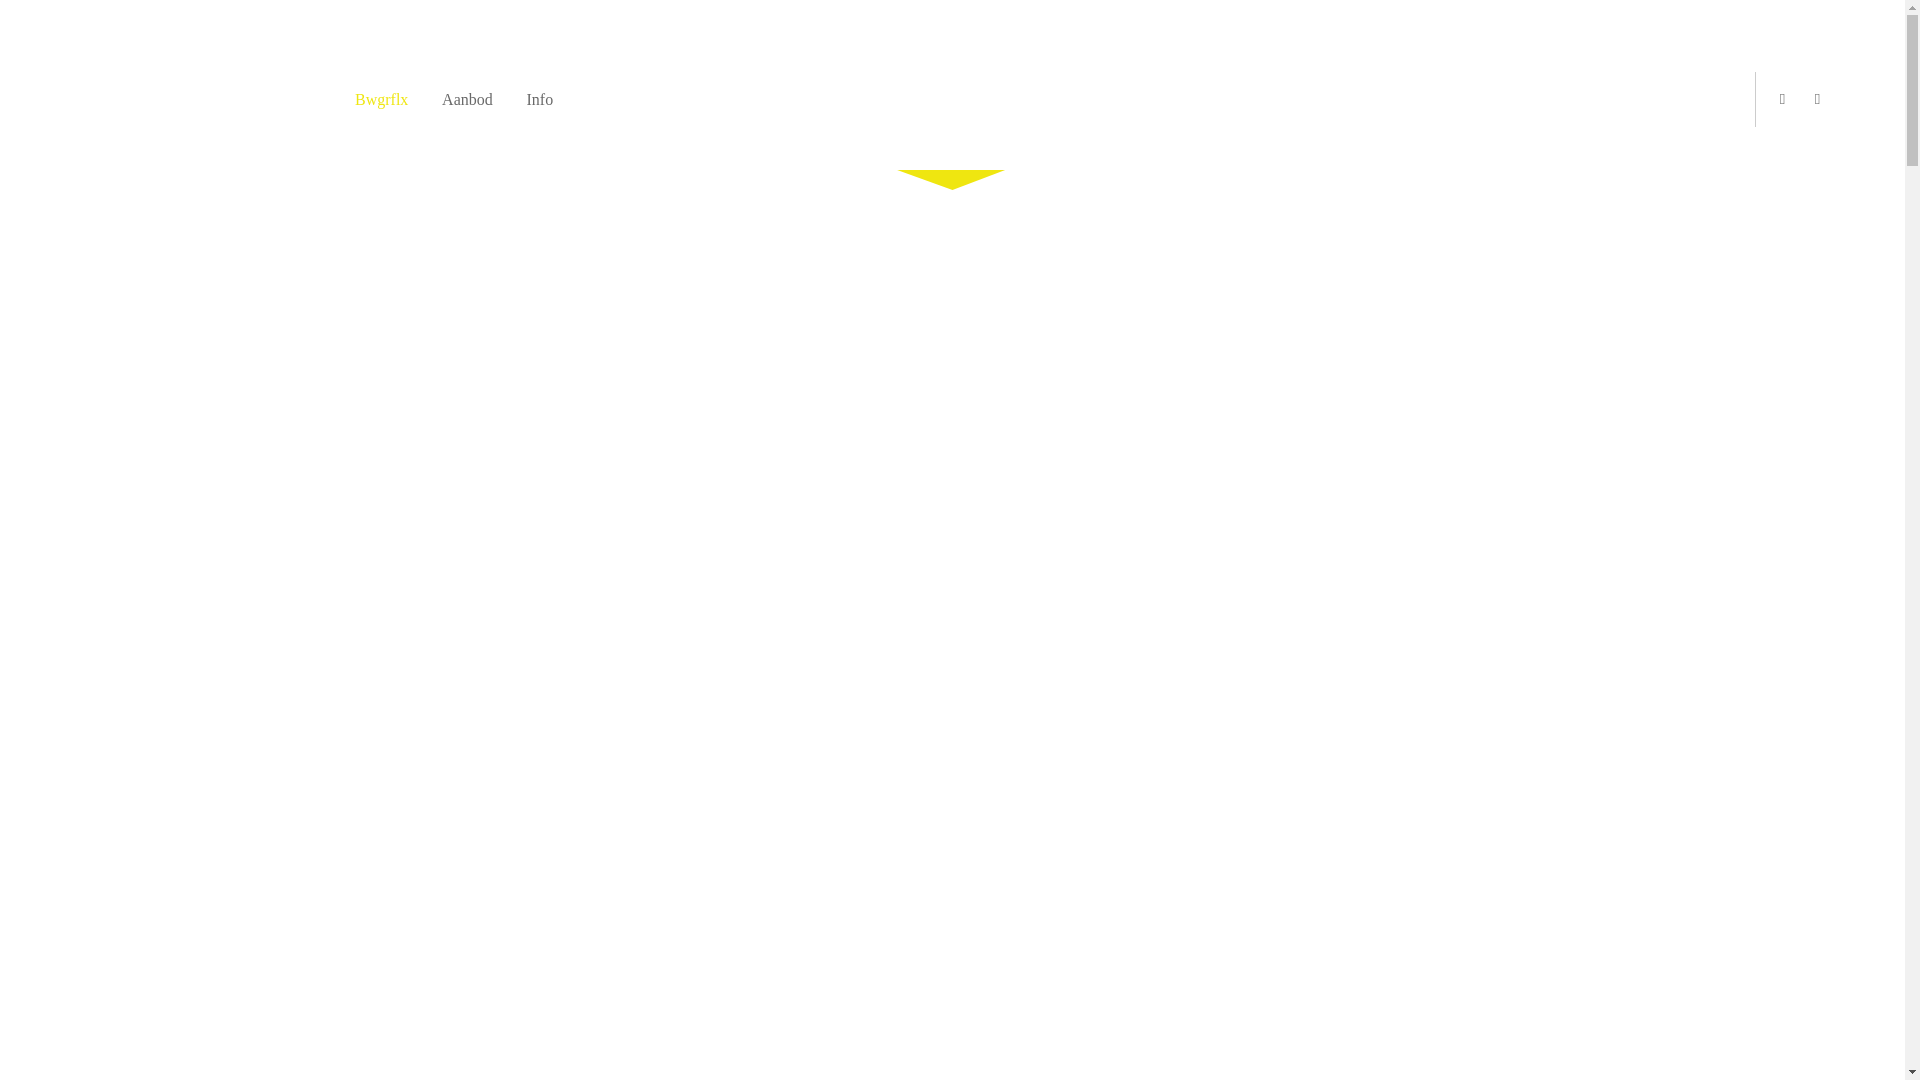 The image size is (1920, 1080). Describe the element at coordinates (440, 99) in the screenshot. I see `'Aanbod'` at that location.